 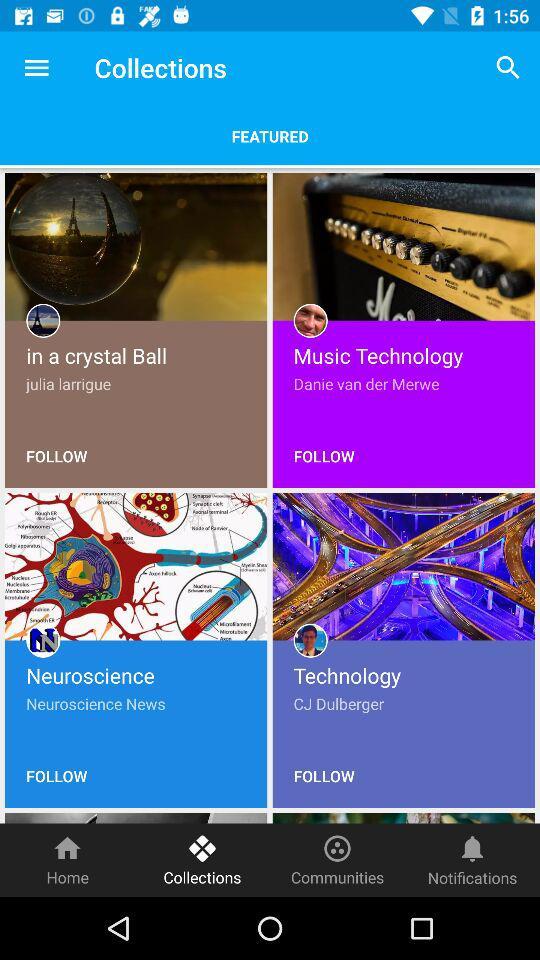 I want to click on communities, so click(x=337, y=859).